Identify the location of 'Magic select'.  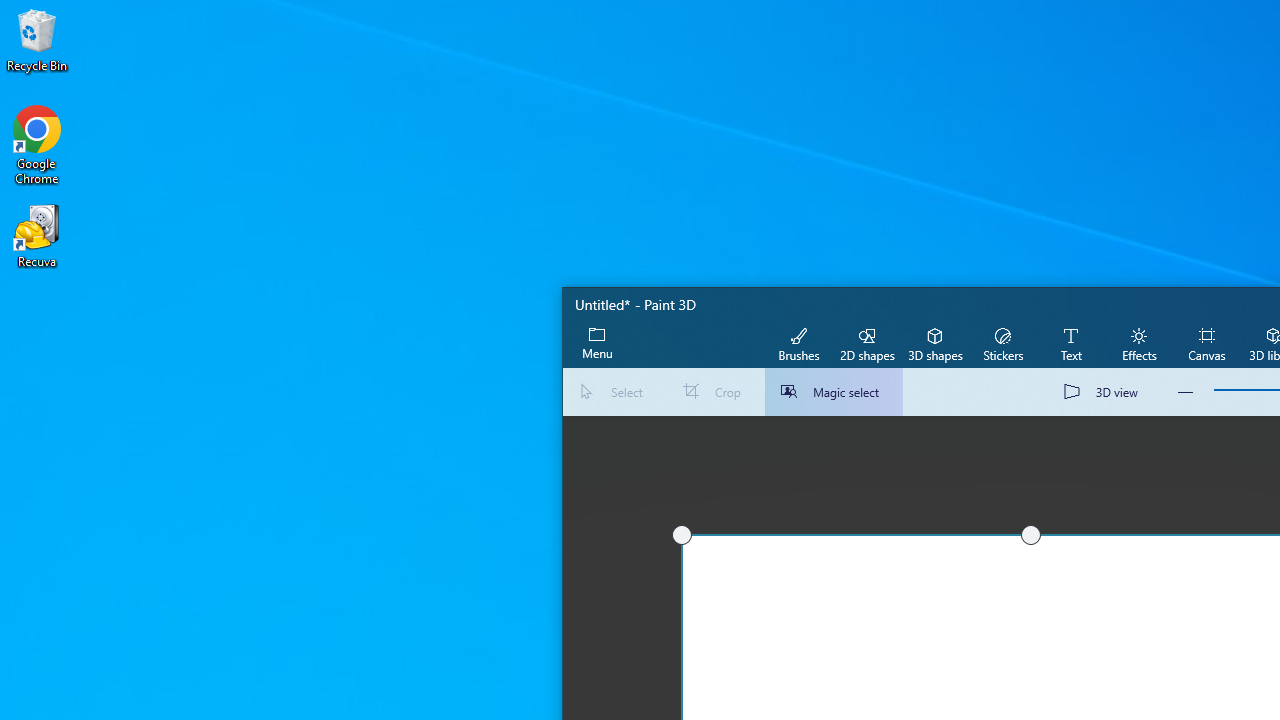
(833, 392).